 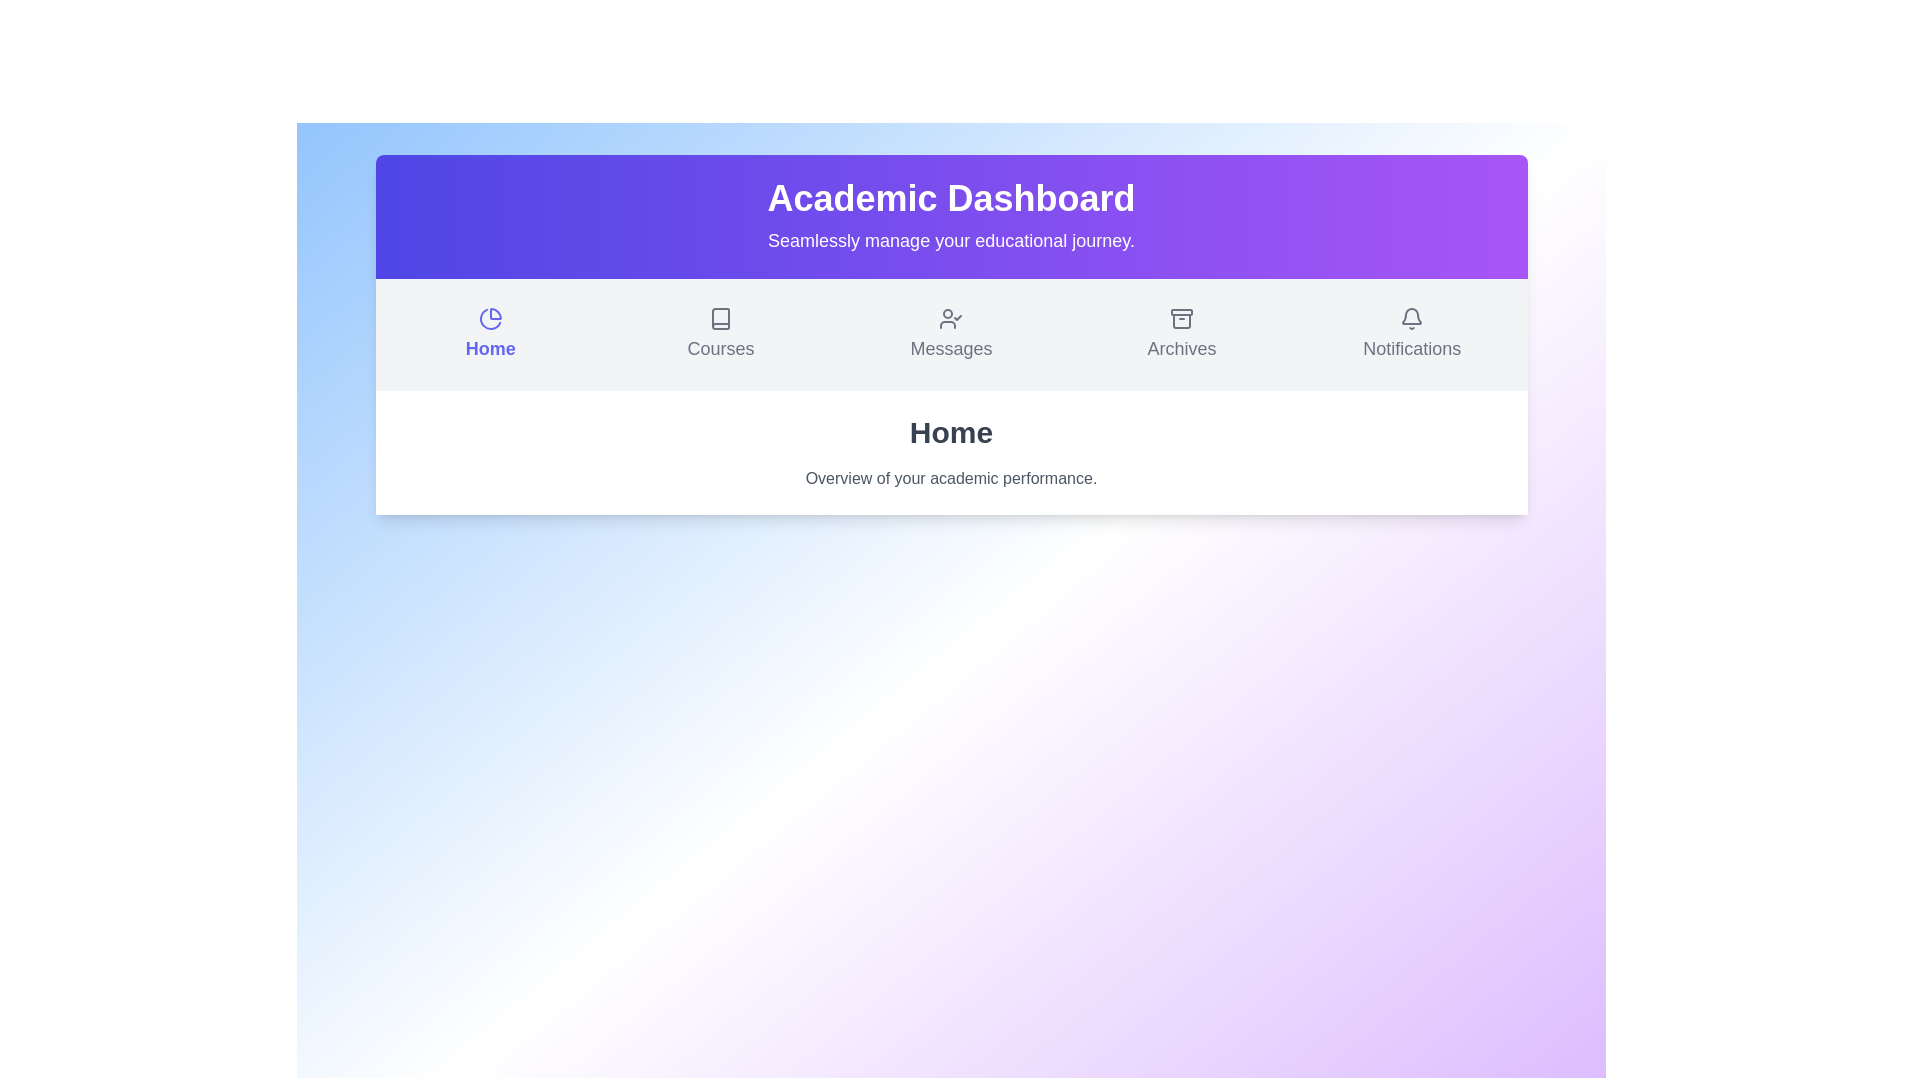 I want to click on the Notifications section from the menu, so click(x=1411, y=334).